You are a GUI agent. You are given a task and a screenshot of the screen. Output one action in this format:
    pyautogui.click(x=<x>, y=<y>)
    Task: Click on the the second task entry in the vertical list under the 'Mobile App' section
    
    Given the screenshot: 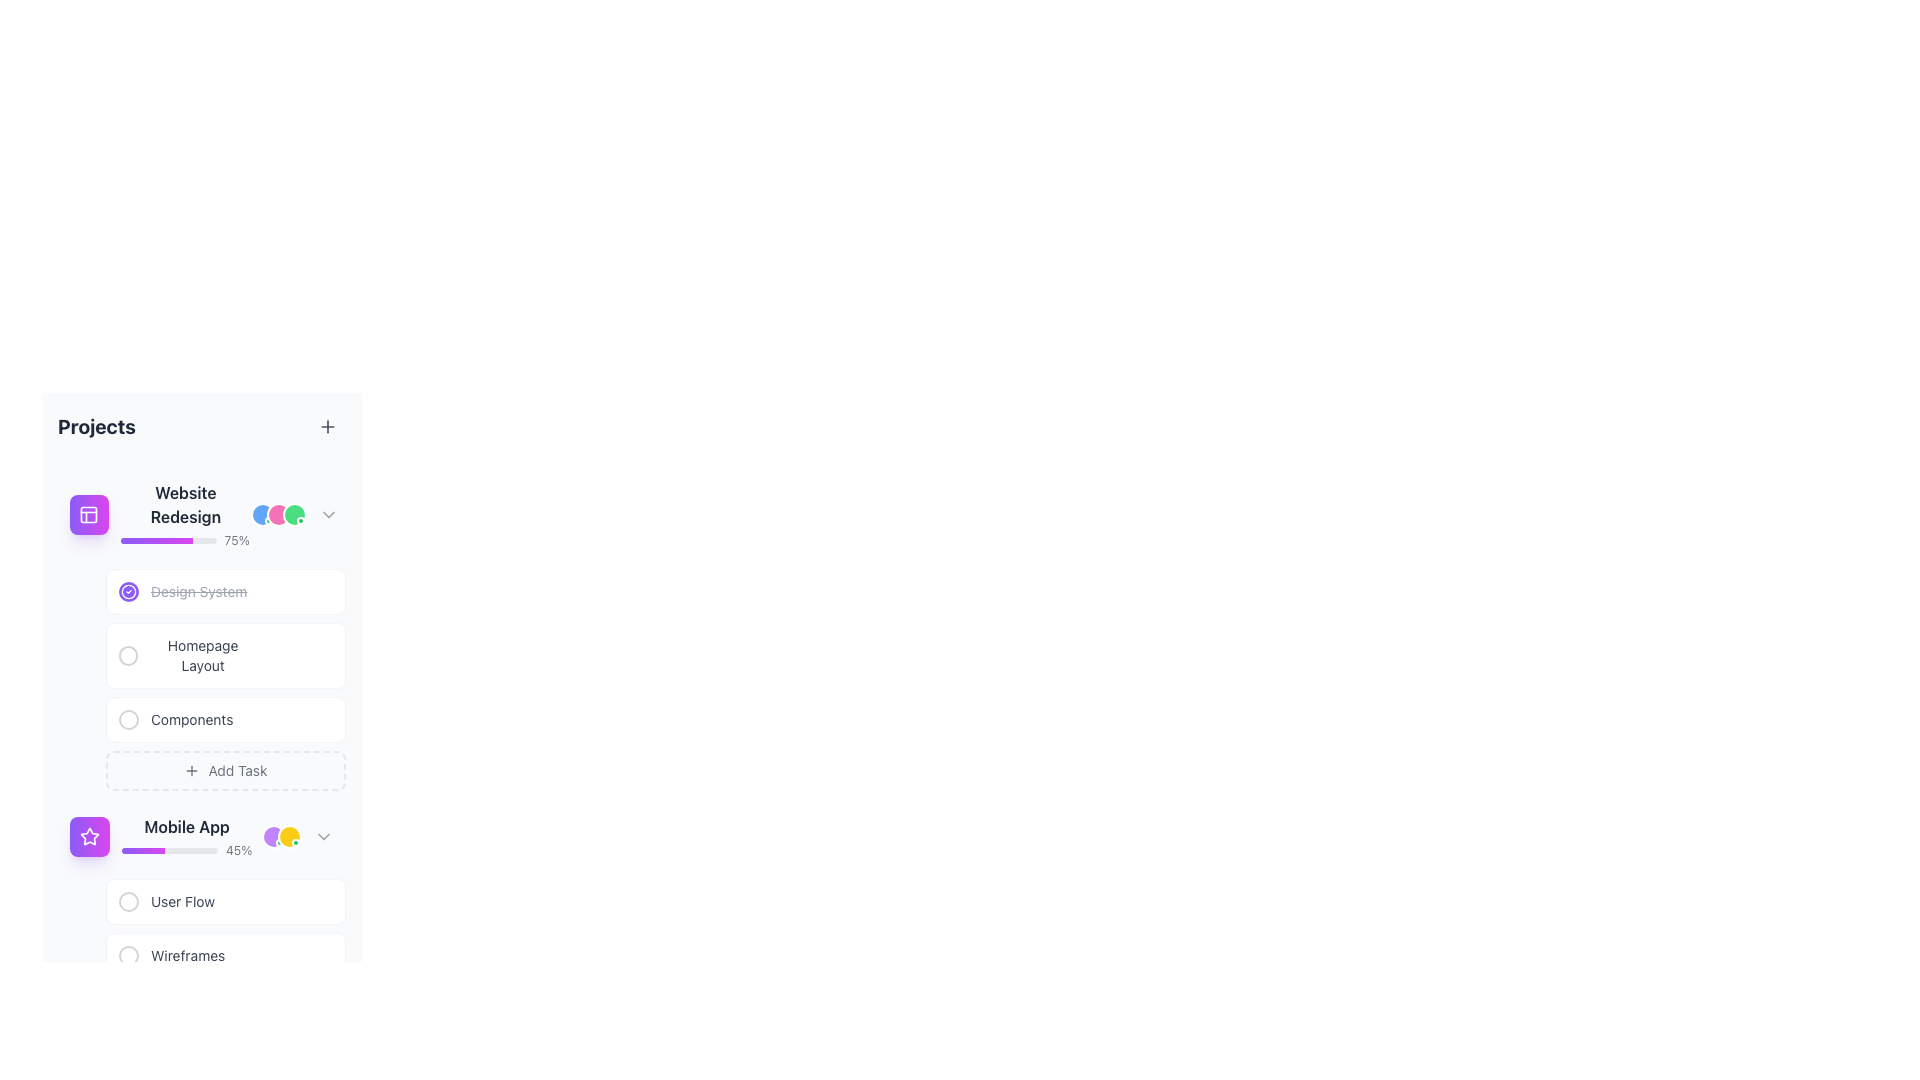 What is the action you would take?
    pyautogui.click(x=225, y=951)
    